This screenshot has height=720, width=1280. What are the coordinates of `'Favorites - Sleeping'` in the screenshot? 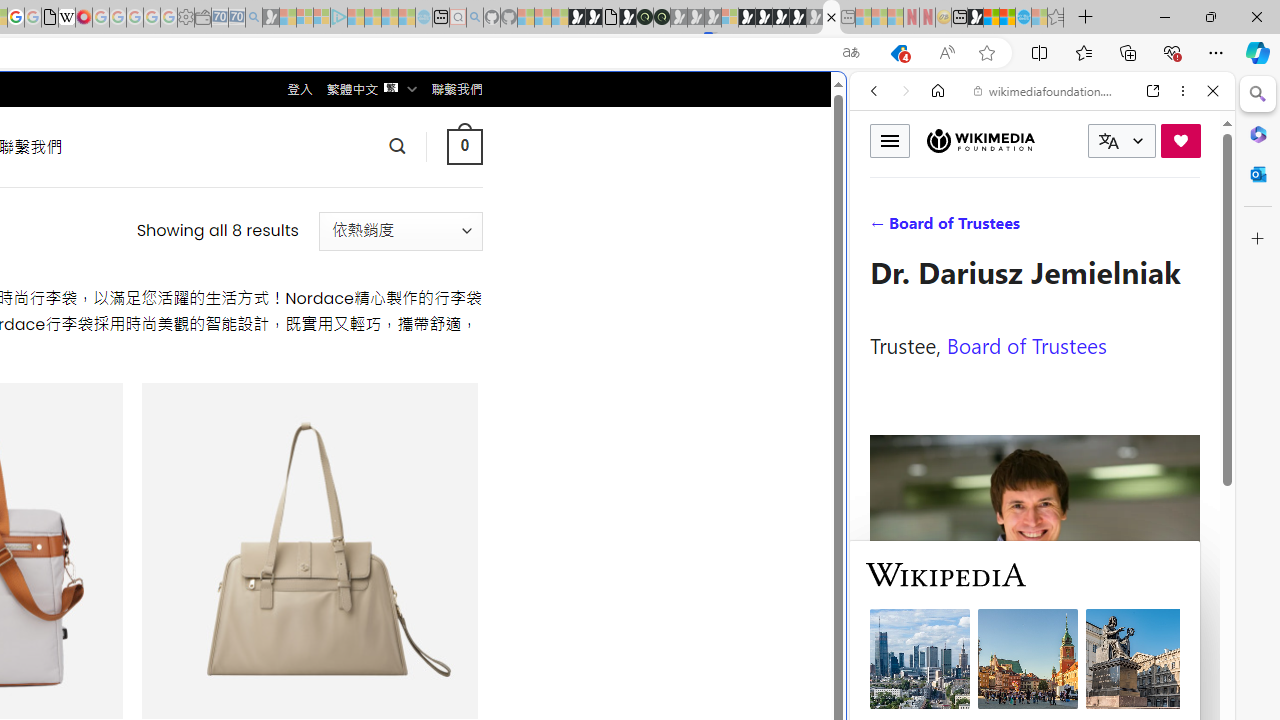 It's located at (1055, 17).